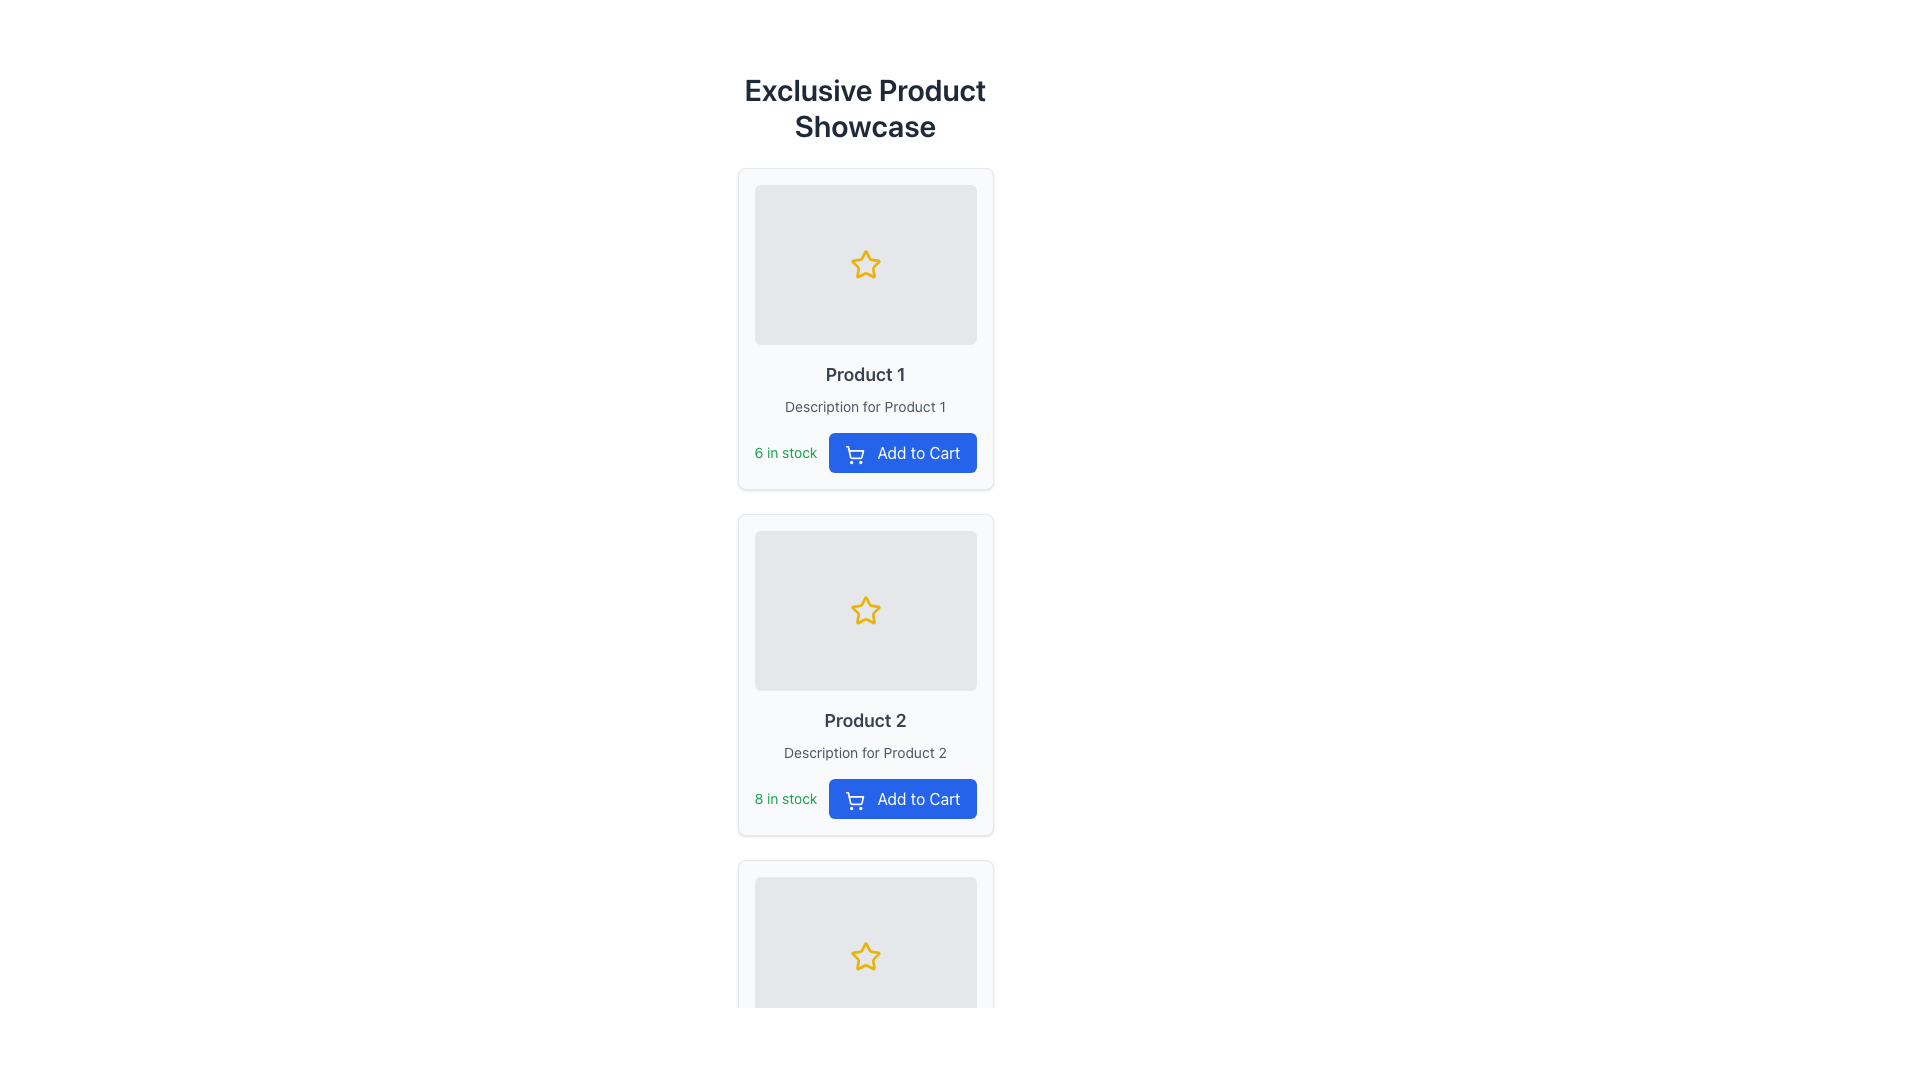 This screenshot has height=1080, width=1920. Describe the element at coordinates (865, 752) in the screenshot. I see `text label providing details for Product 2, located directly beneath the title 'Product 2' in the second product card` at that location.